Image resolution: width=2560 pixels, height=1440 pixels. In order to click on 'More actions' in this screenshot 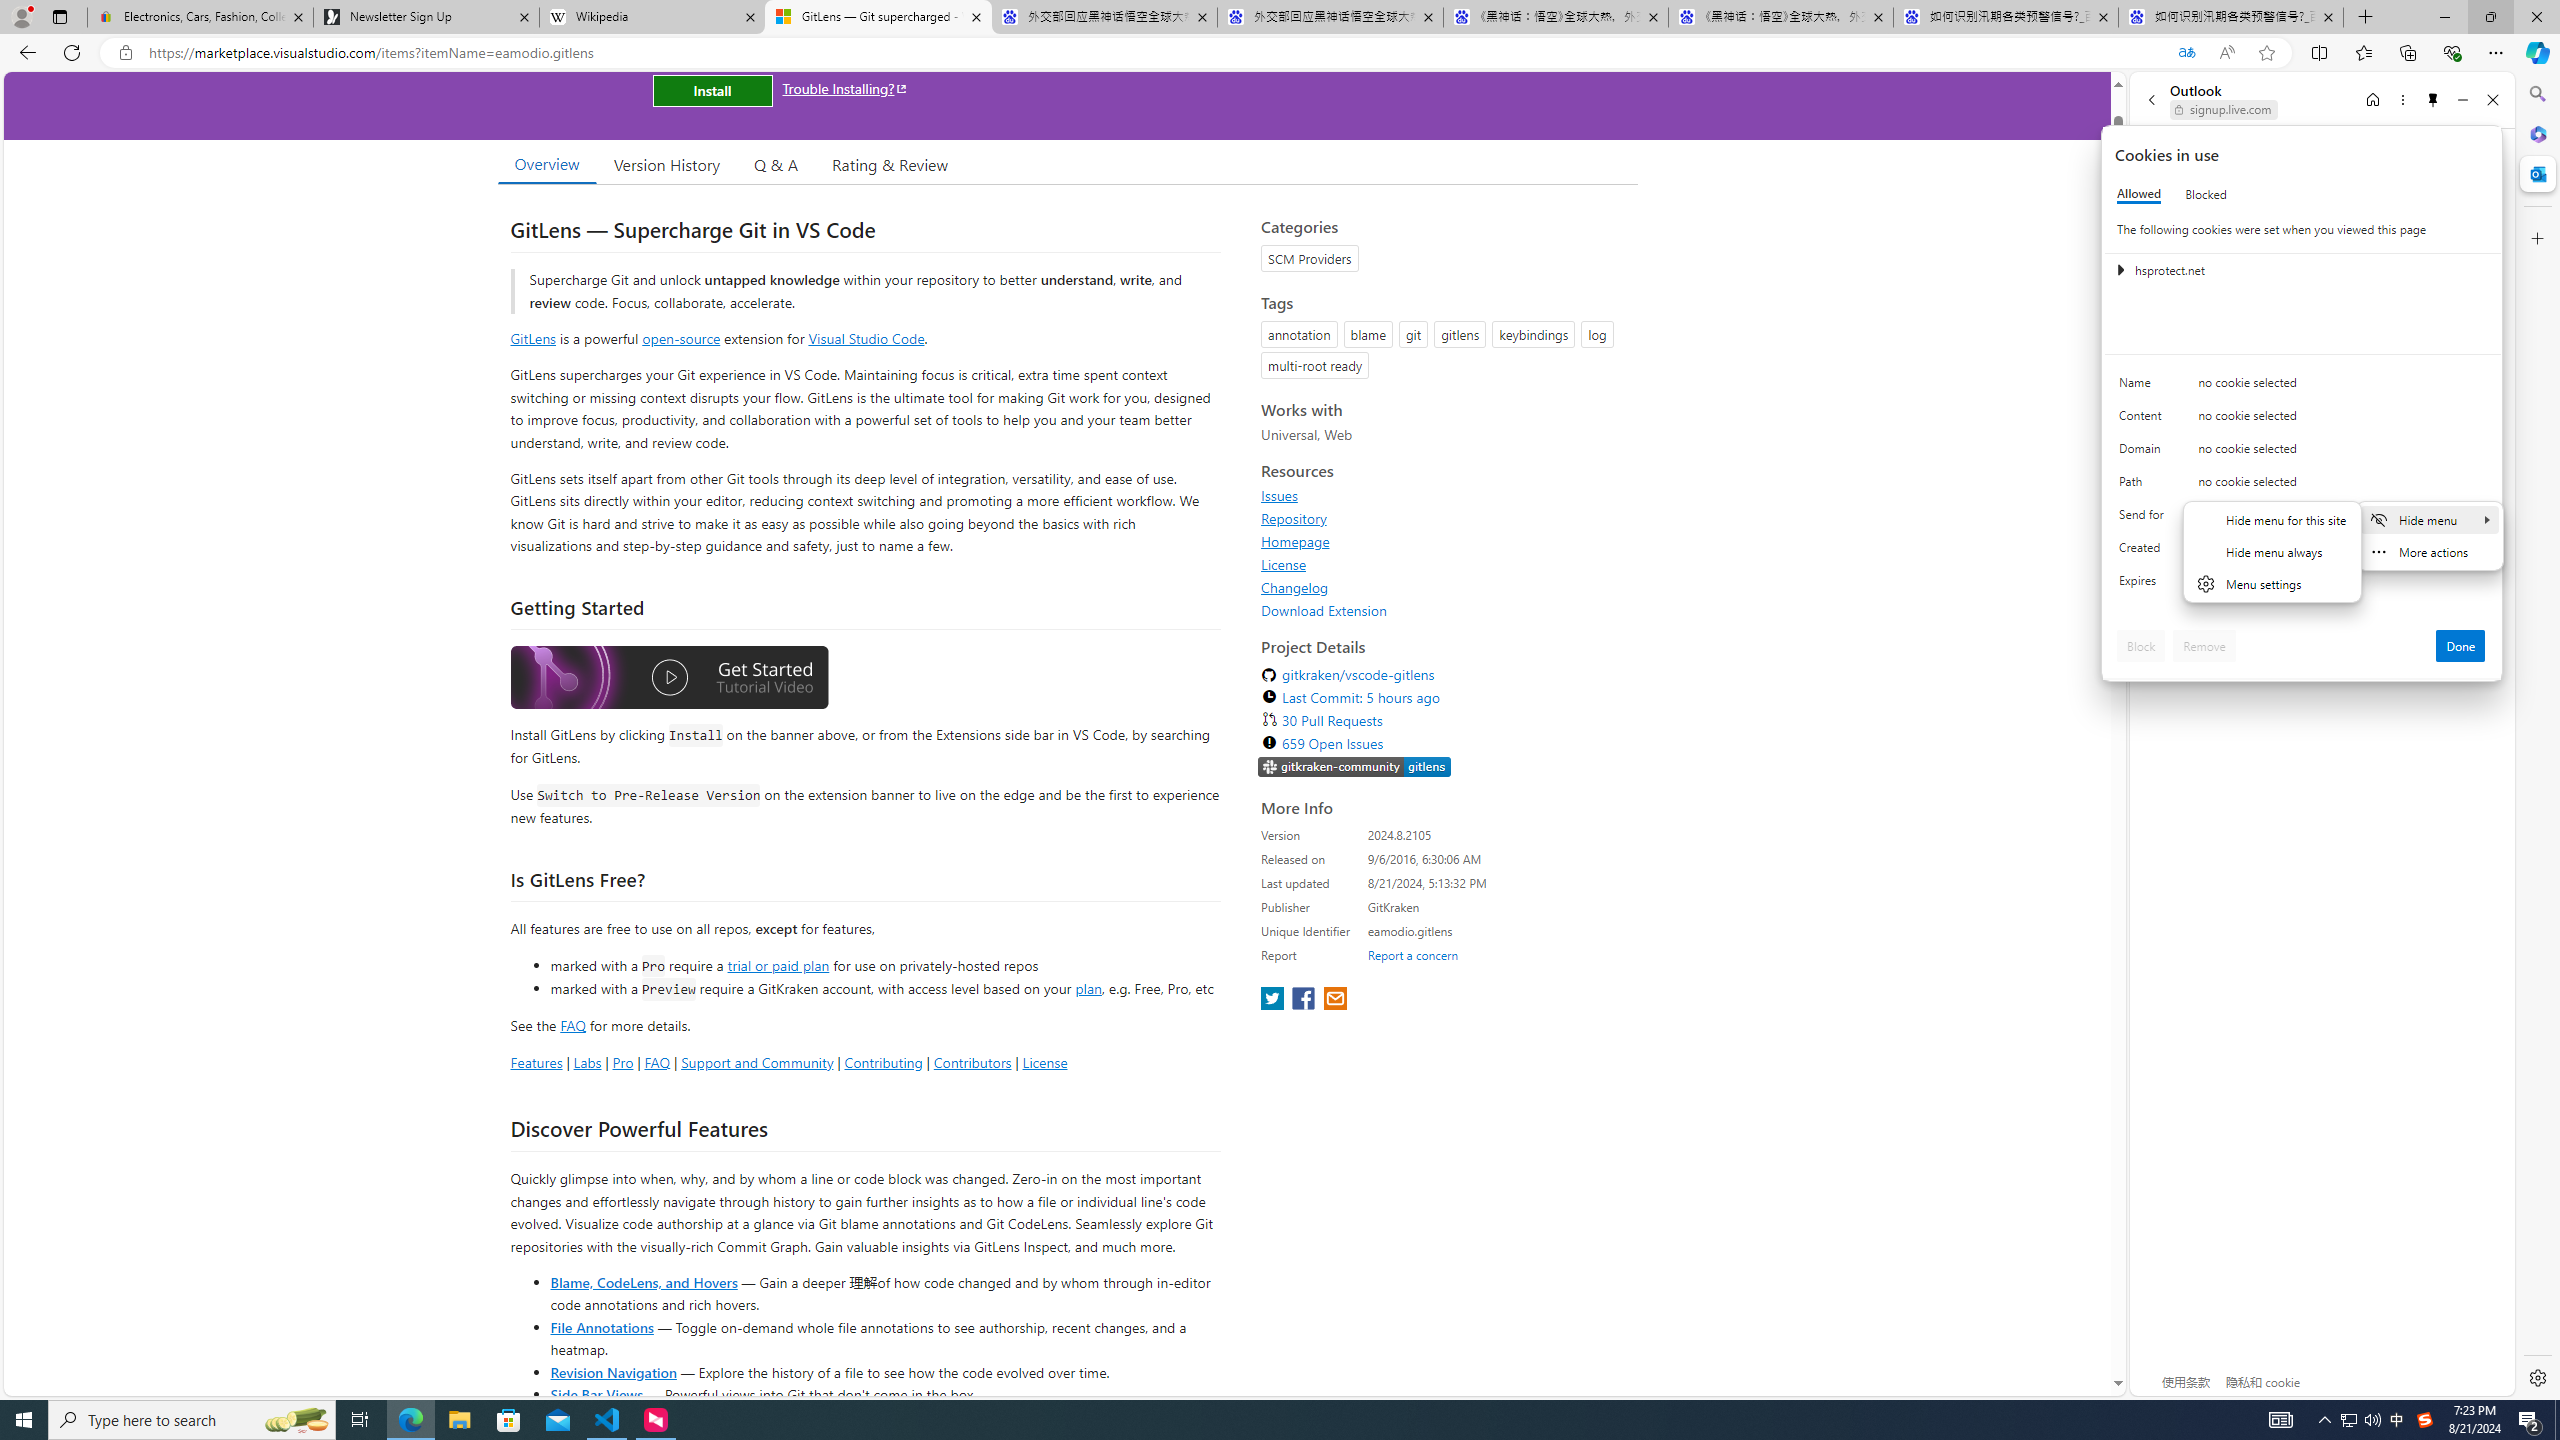, I will do `click(2429, 551)`.